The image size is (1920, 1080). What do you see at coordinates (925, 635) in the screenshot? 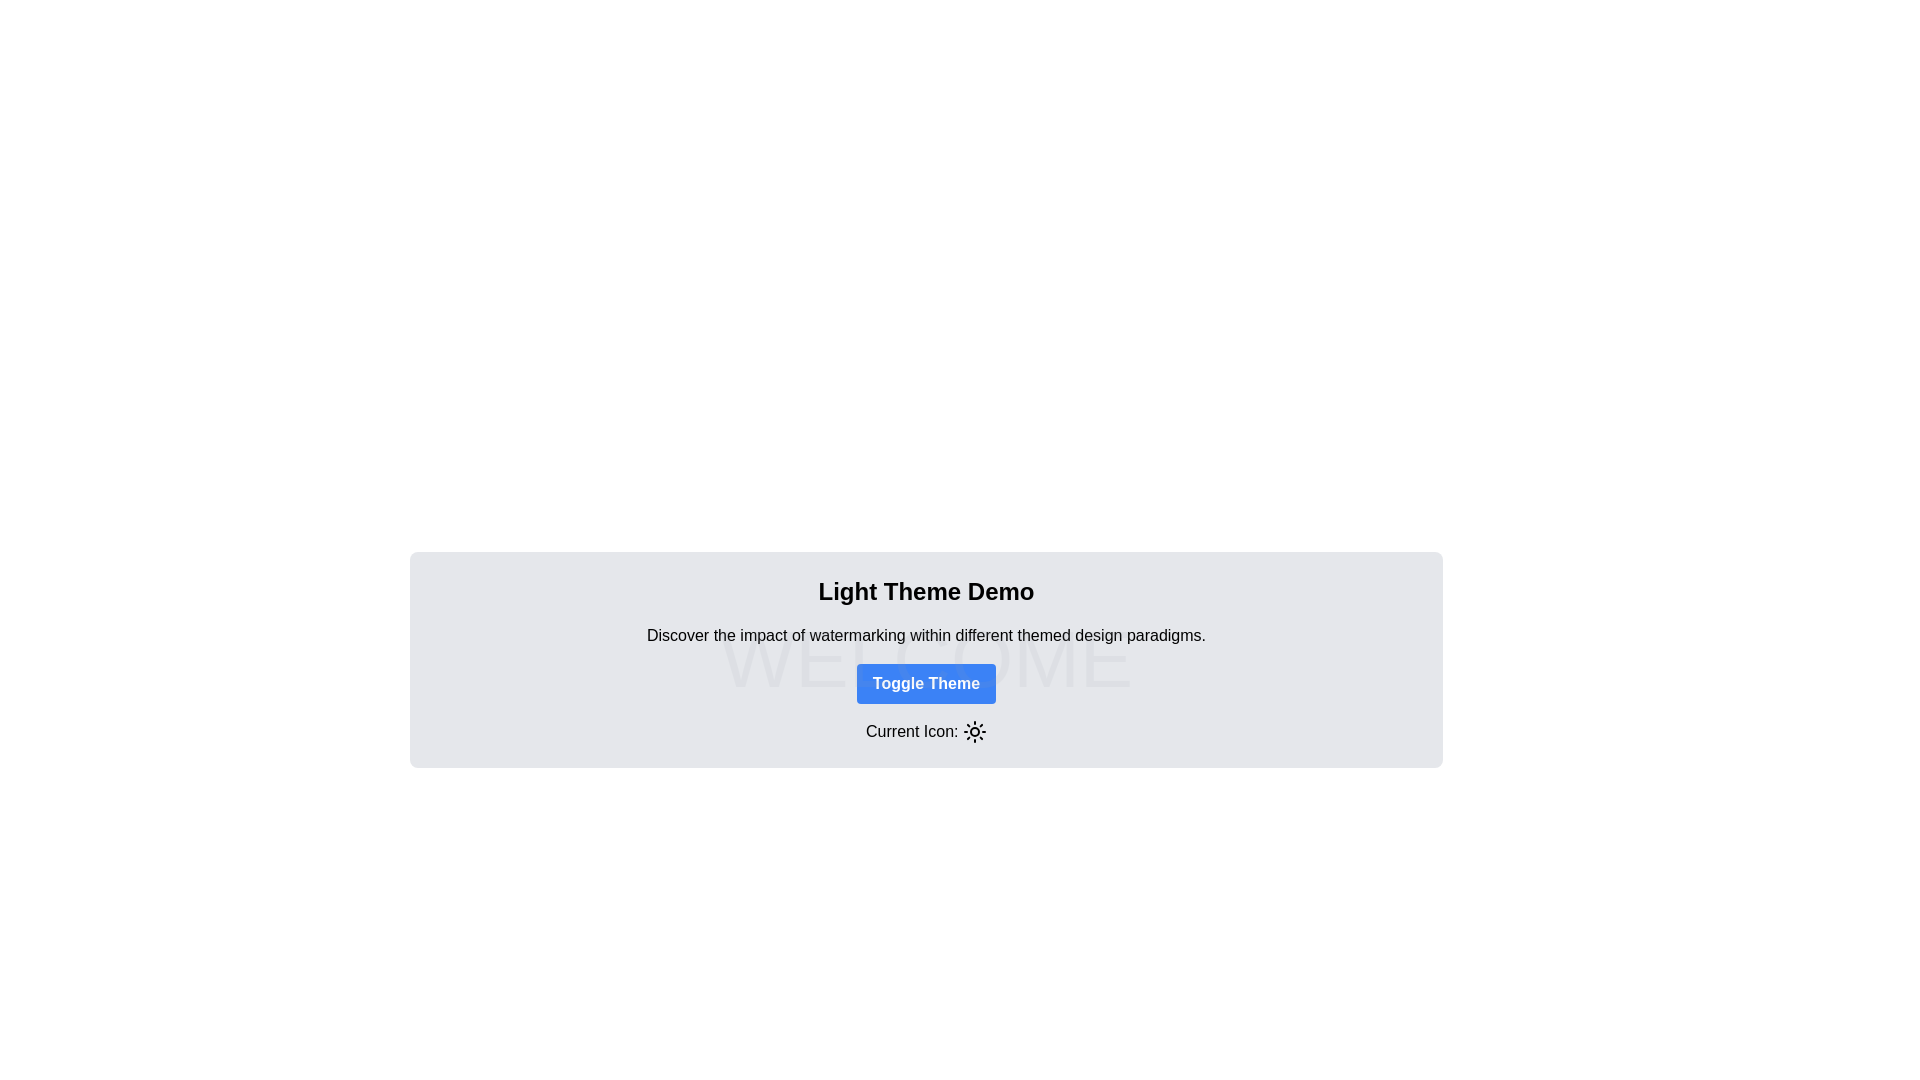
I see `the Text block that contains the sentence 'Discover the impact of watermarking within different themed design paradigms.' This Text block is positioned below the heading 'Light Theme Demo' and above the button labeled 'Toggle Theme.'` at bounding box center [925, 635].